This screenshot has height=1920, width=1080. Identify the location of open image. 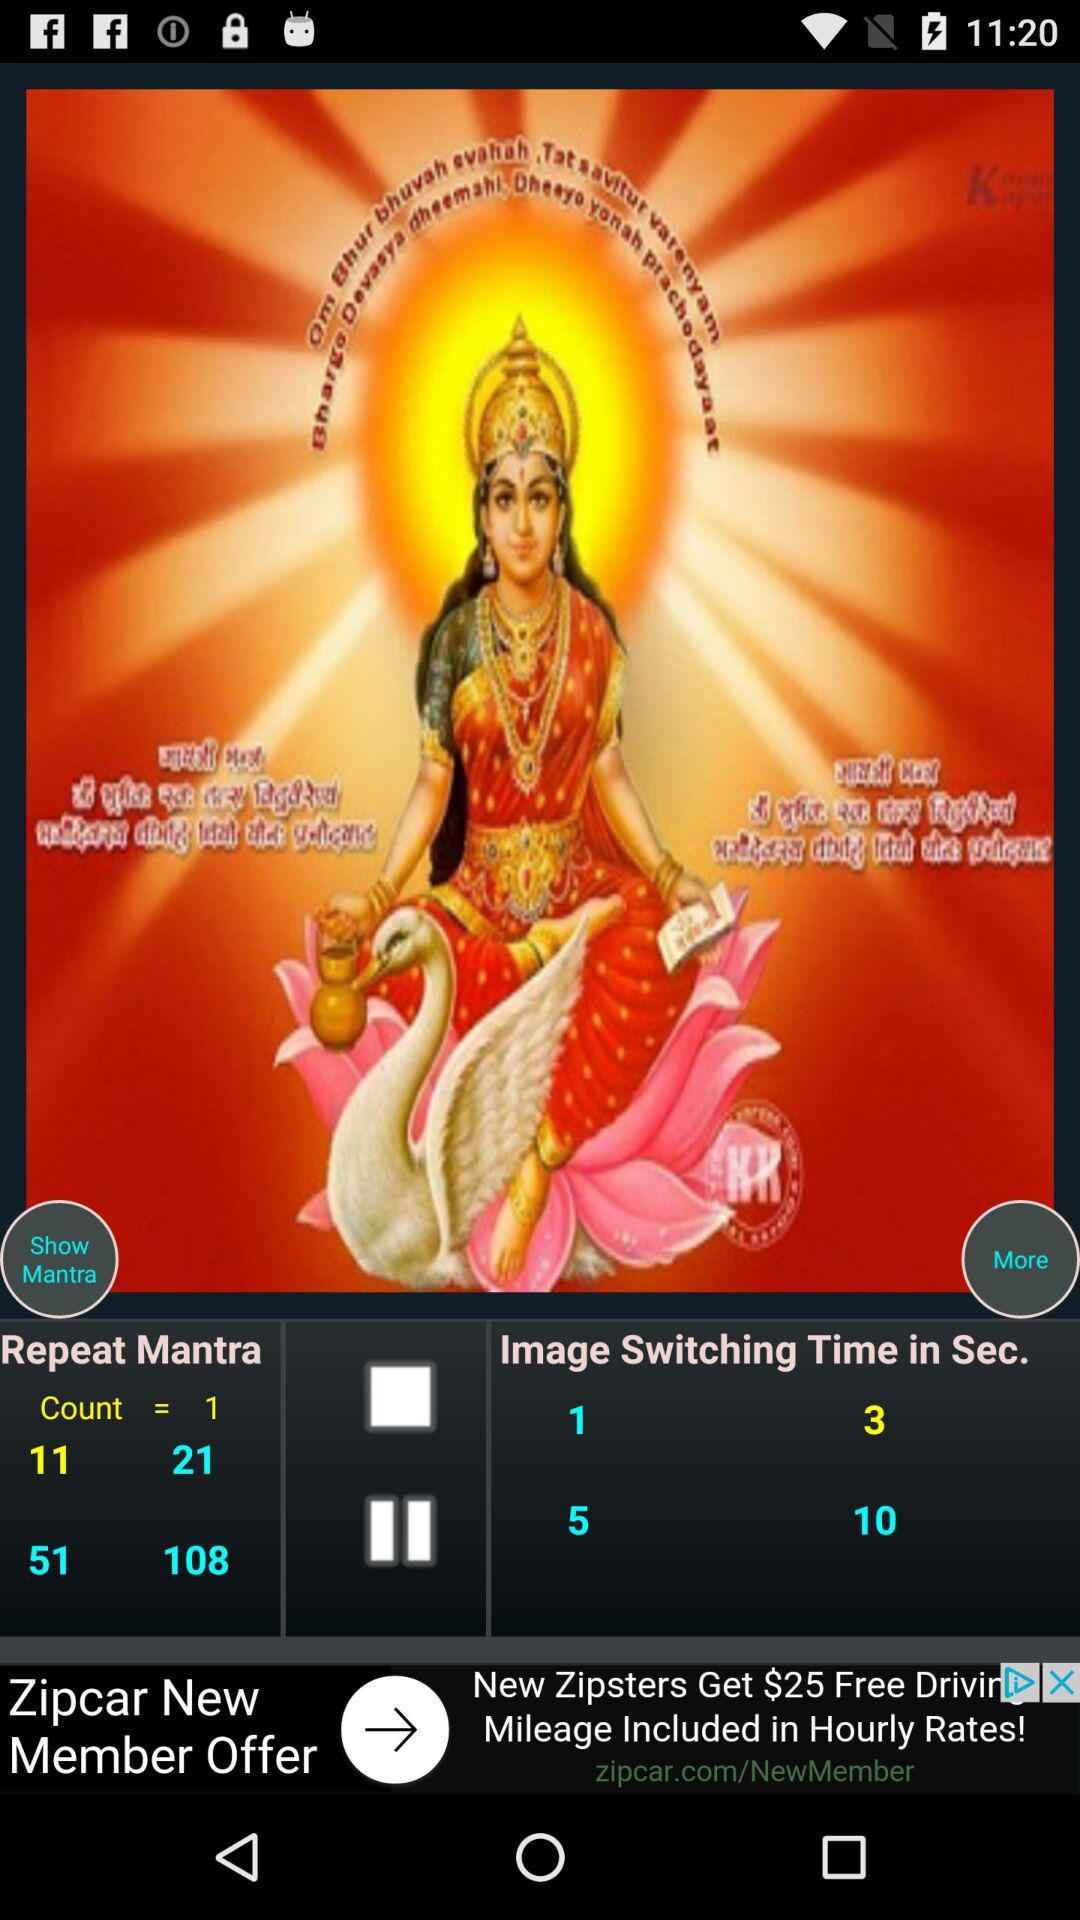
(540, 690).